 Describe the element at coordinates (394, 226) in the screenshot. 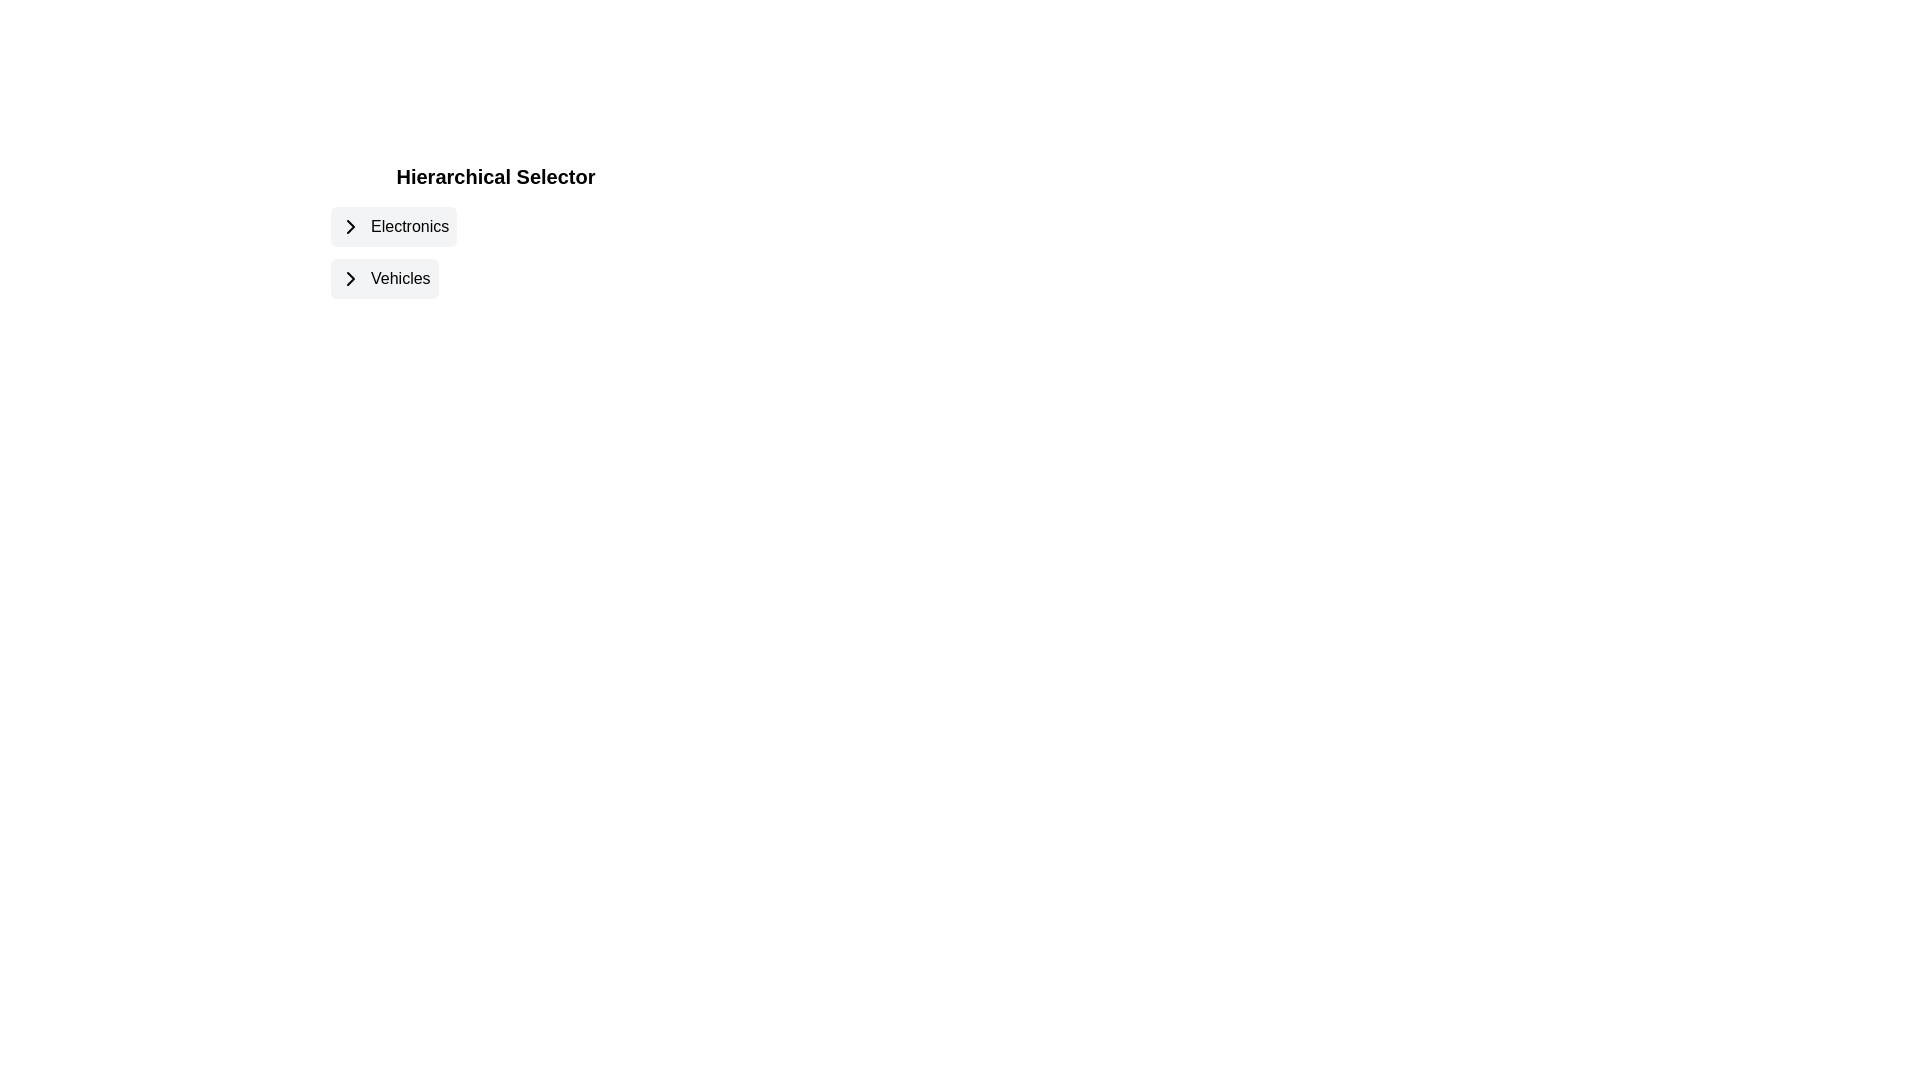

I see `the 'Electronics' button, which is a horizontally aligned component with black text and a right-pointing arrow icon, located below the 'Hierarchical Selector' heading` at that location.